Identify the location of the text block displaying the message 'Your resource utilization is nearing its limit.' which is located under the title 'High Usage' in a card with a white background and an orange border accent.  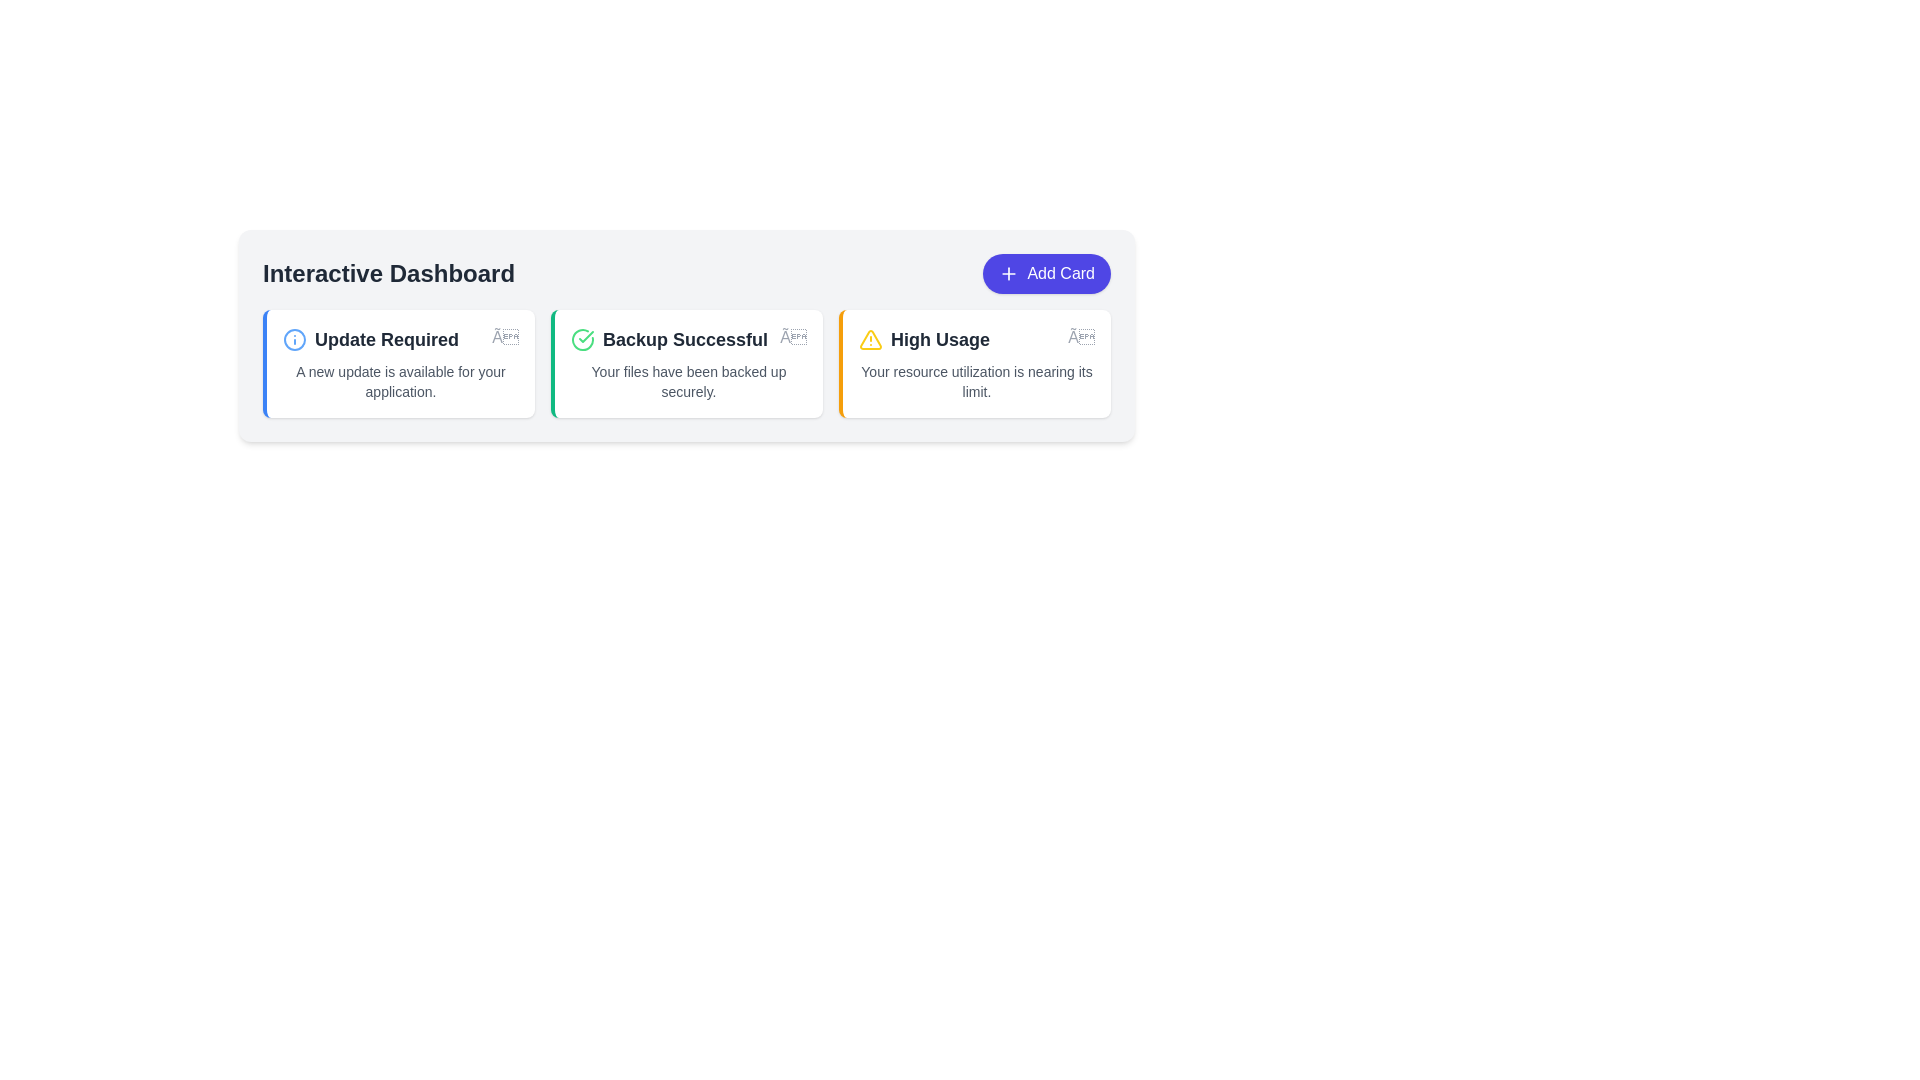
(977, 381).